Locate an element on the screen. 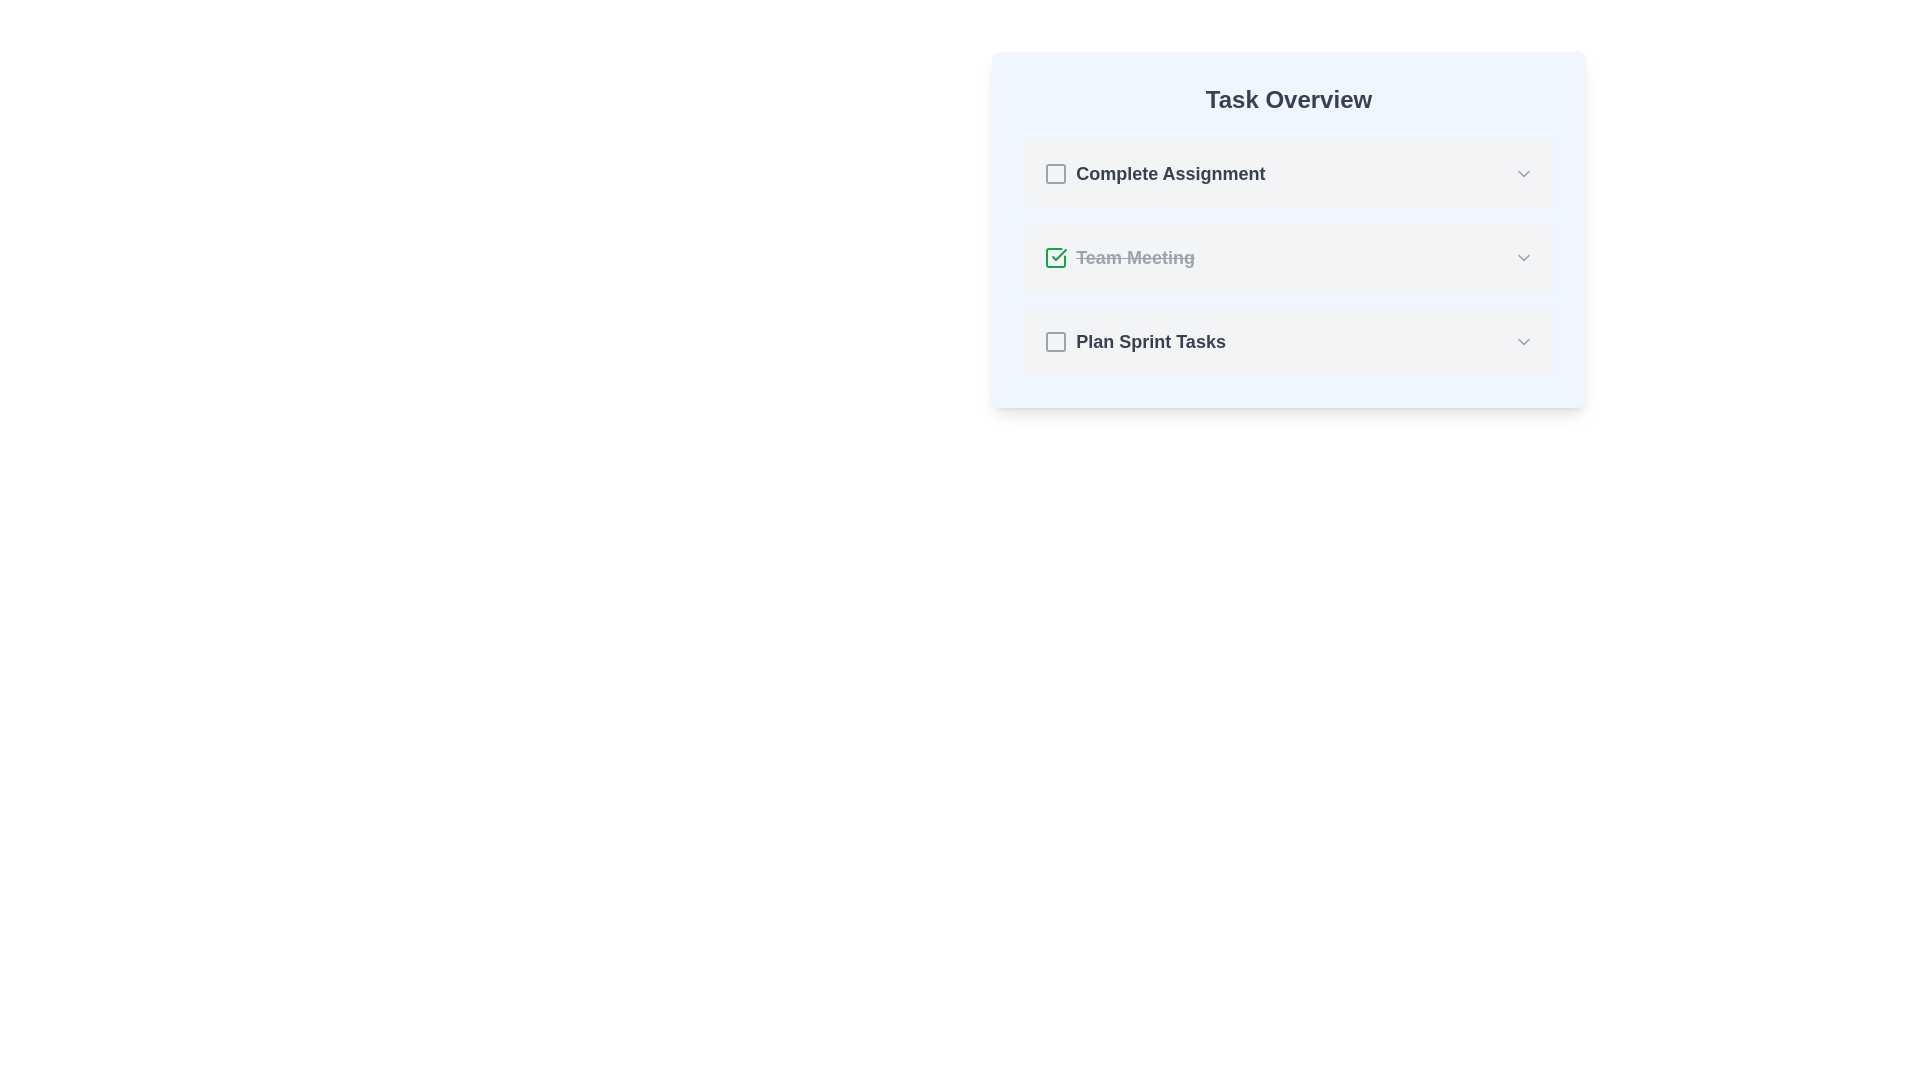 Image resolution: width=1920 pixels, height=1080 pixels. the dropdown arrow of the task titled 'Complete Assignment' in the 'Task Overview' section is located at coordinates (1289, 172).